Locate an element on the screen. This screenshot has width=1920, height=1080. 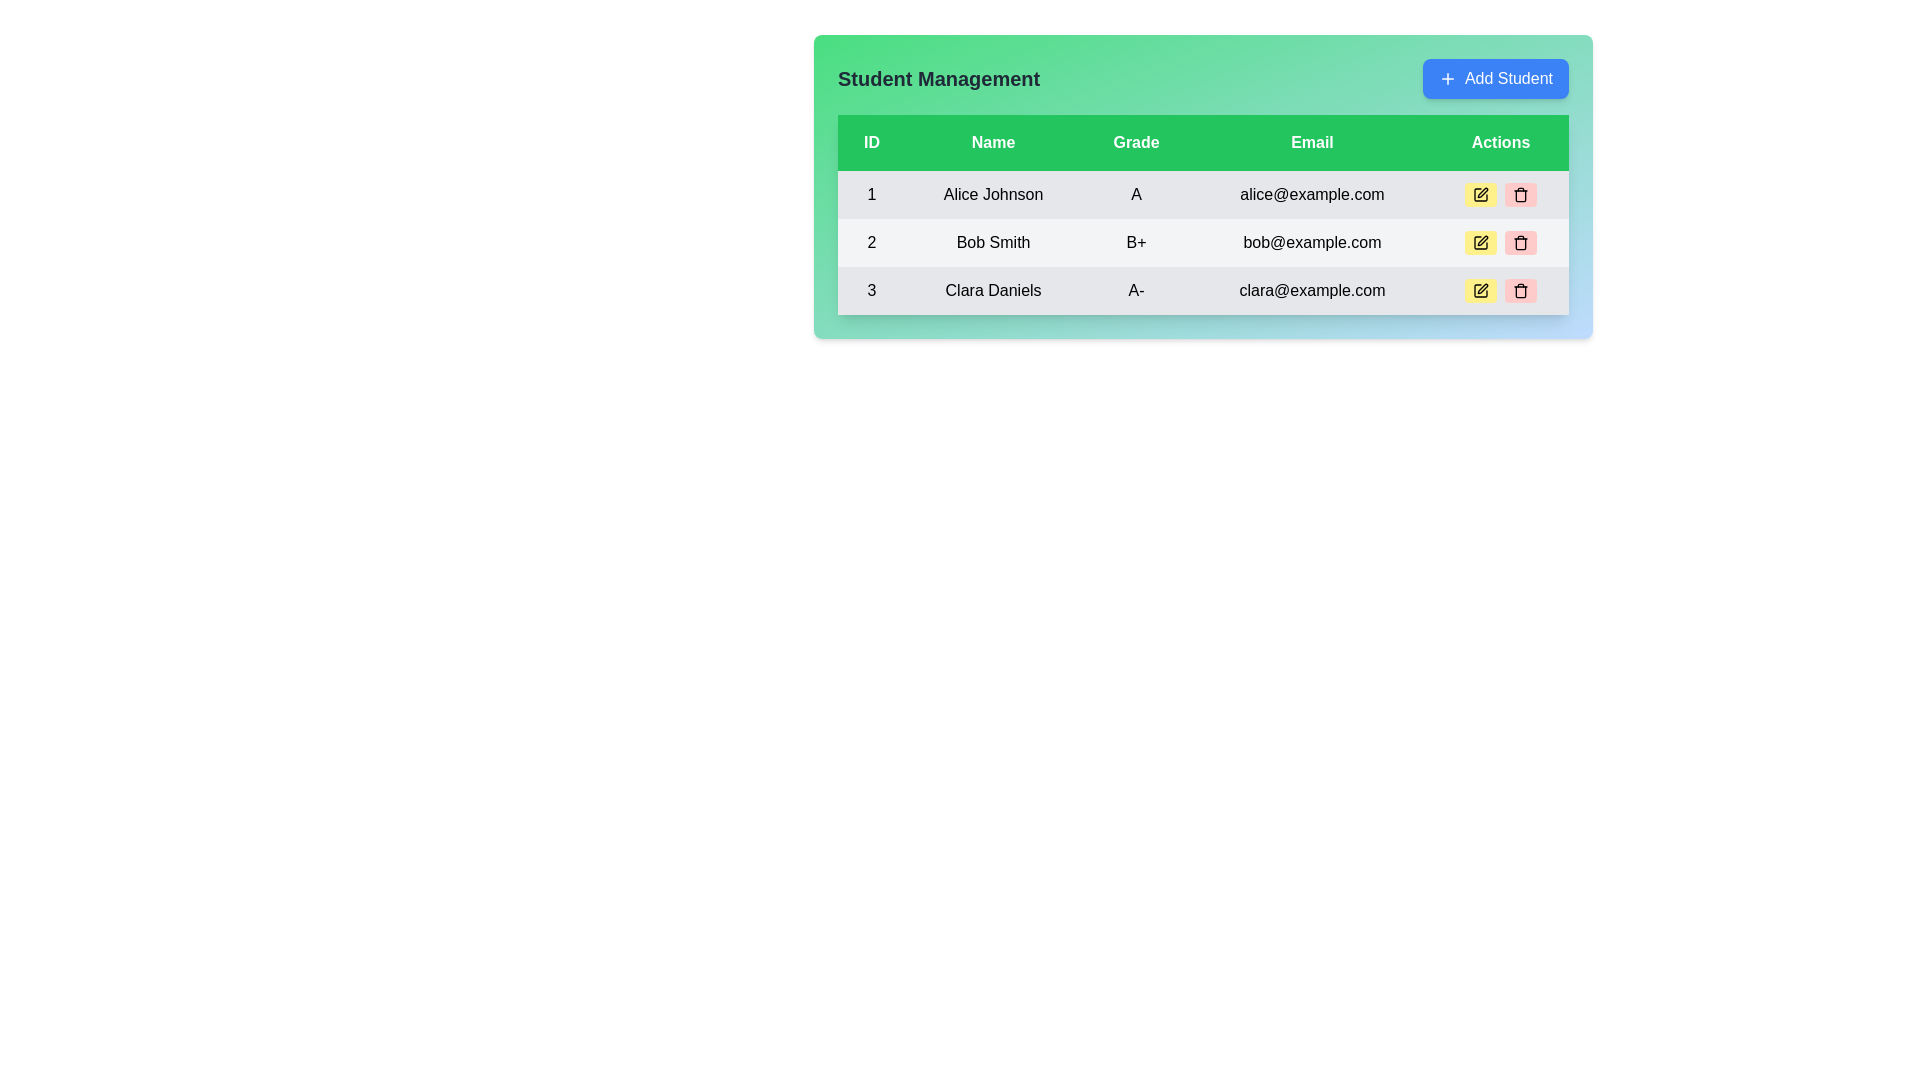
the numeric value '1' presented in bold text, located in the leftmost column of the table, centered within a light gray rectangular cell is located at coordinates (872, 195).